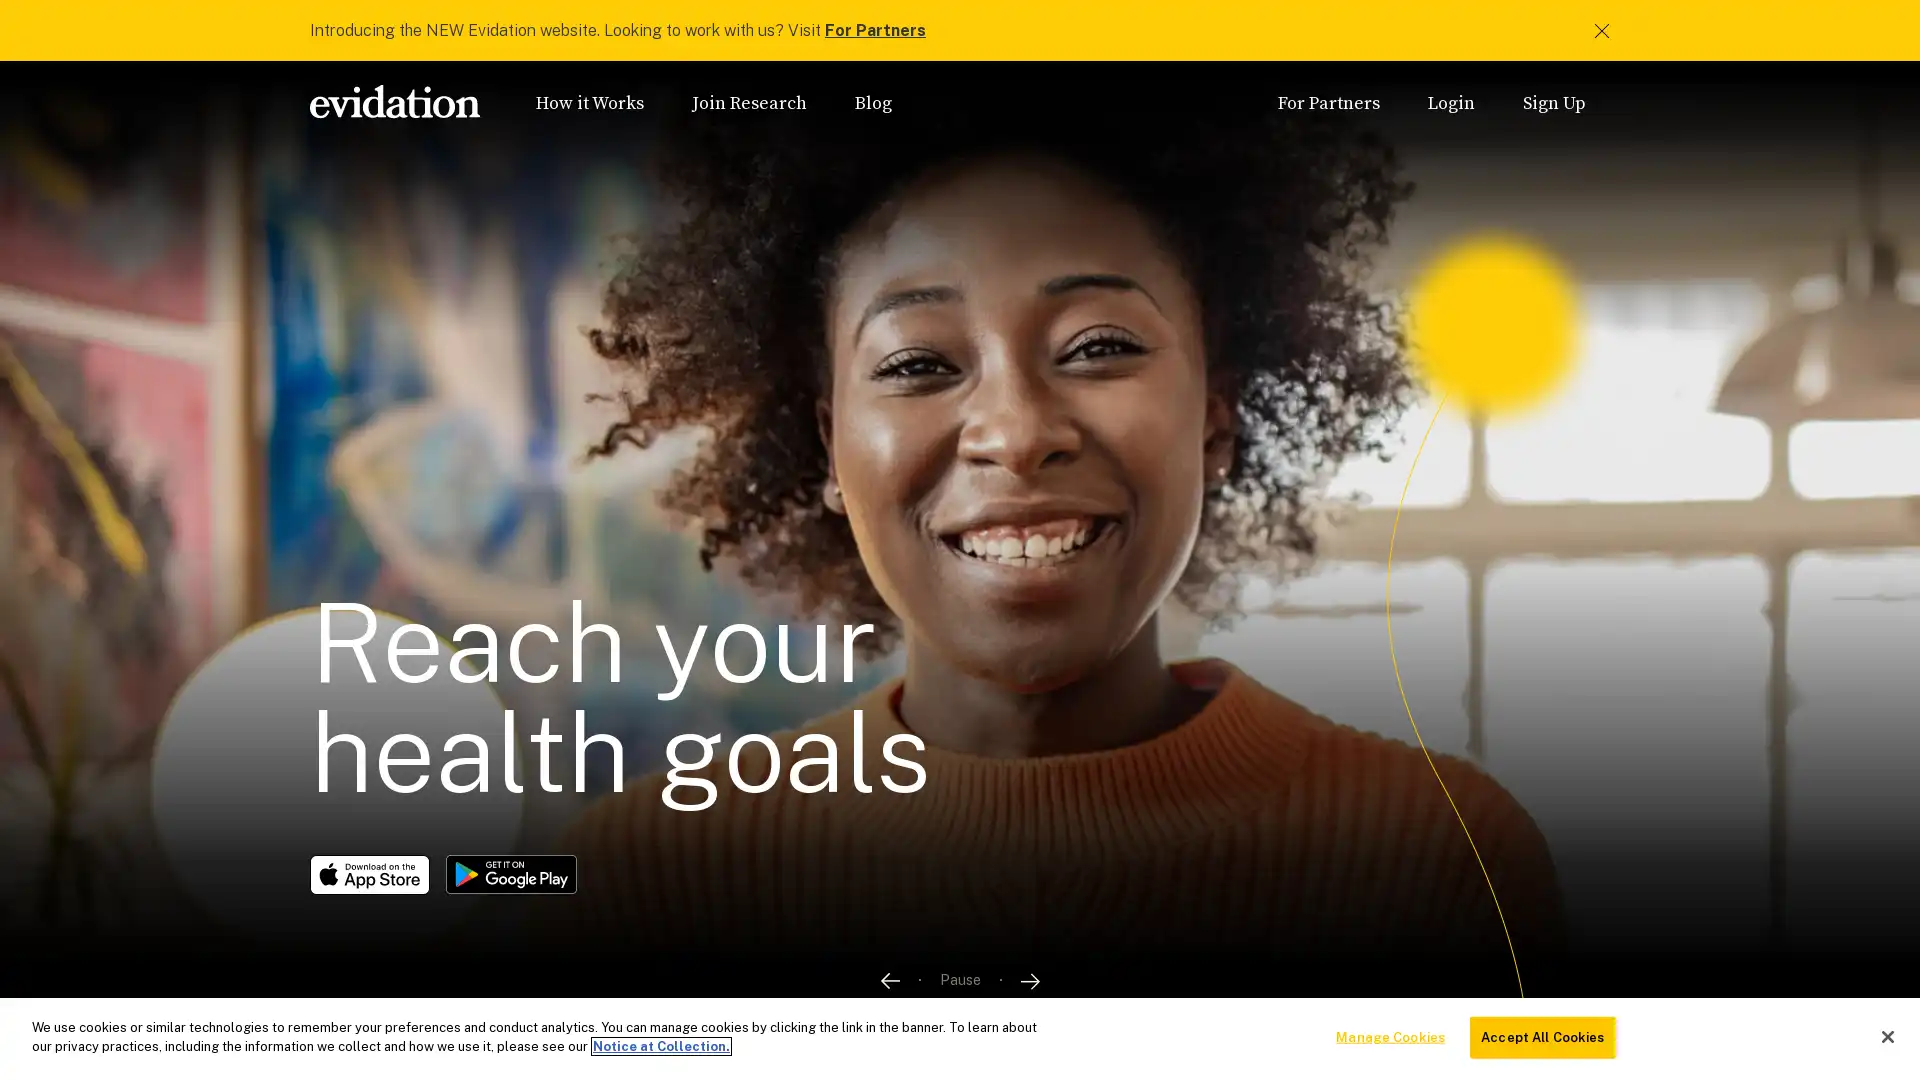  Describe the element at coordinates (887, 978) in the screenshot. I see `Previous slide` at that location.